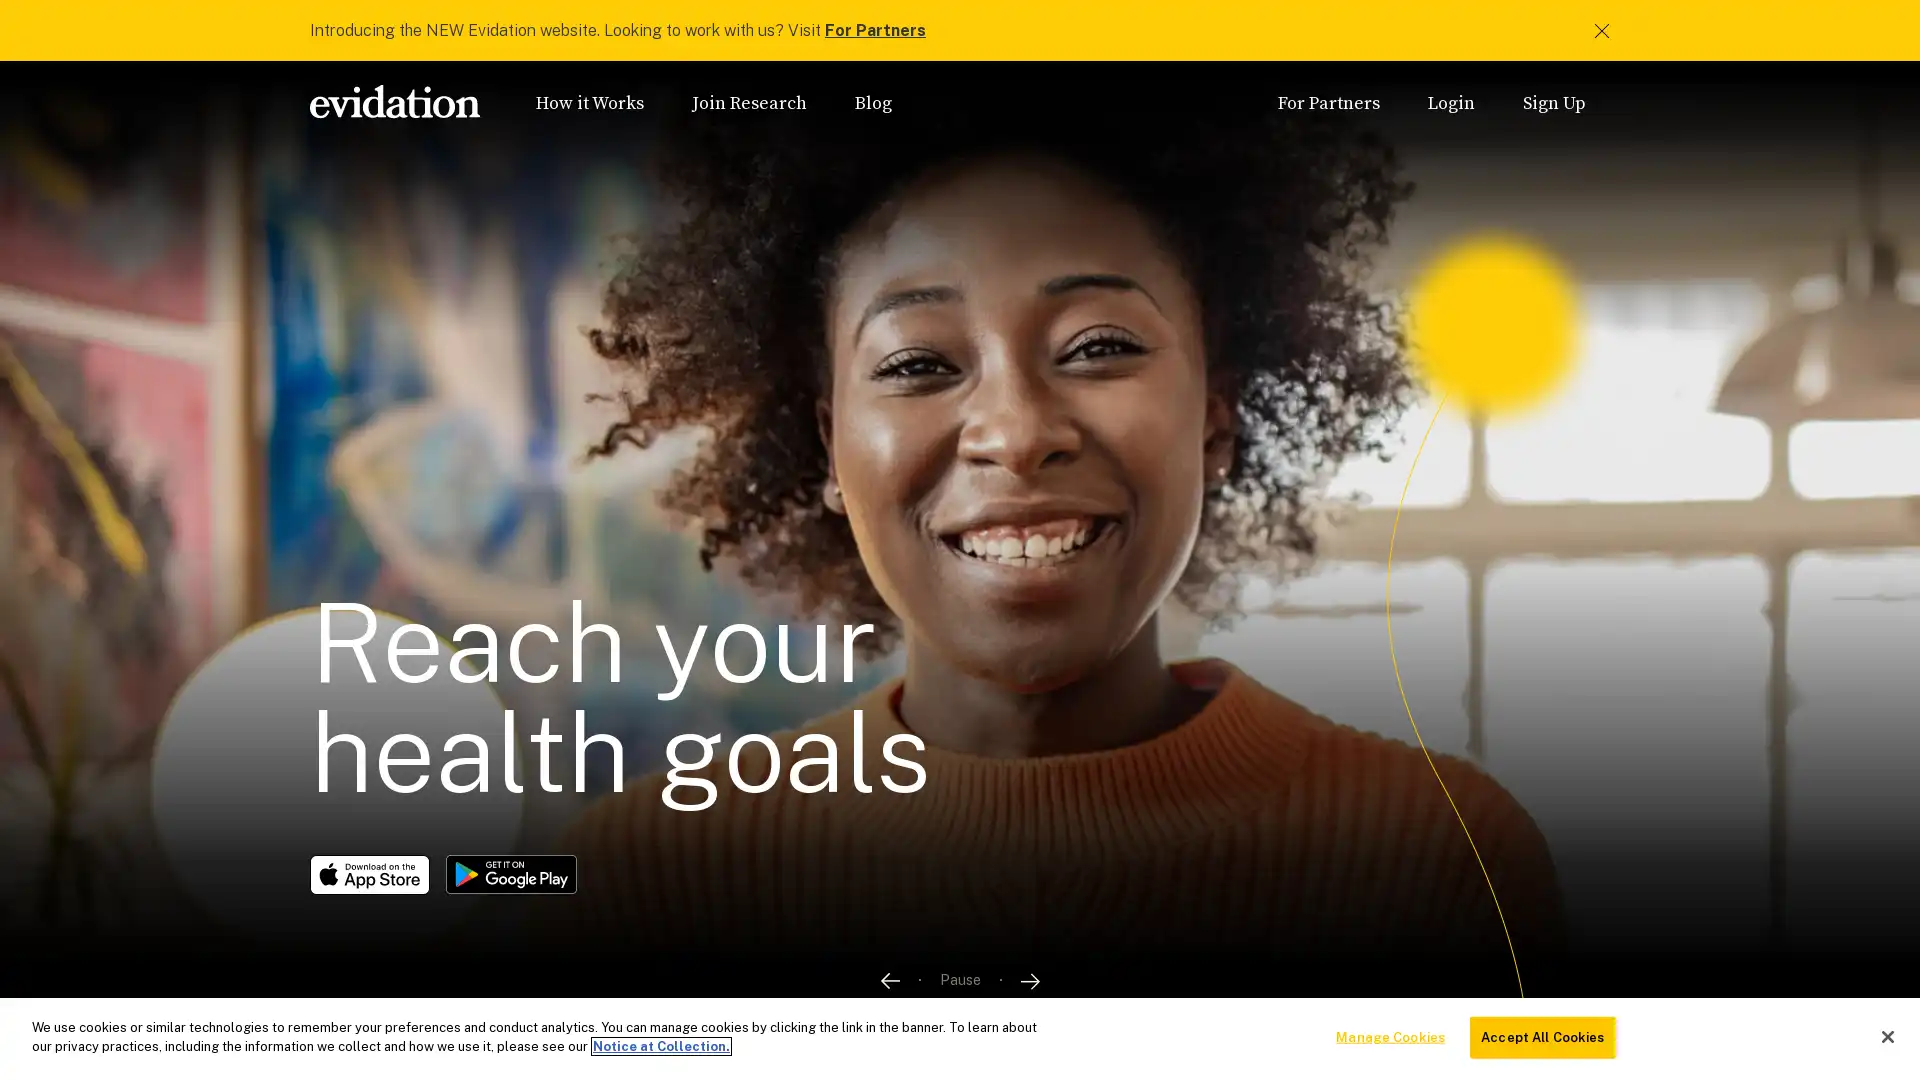  Describe the element at coordinates (887, 978) in the screenshot. I see `Previous slide` at that location.